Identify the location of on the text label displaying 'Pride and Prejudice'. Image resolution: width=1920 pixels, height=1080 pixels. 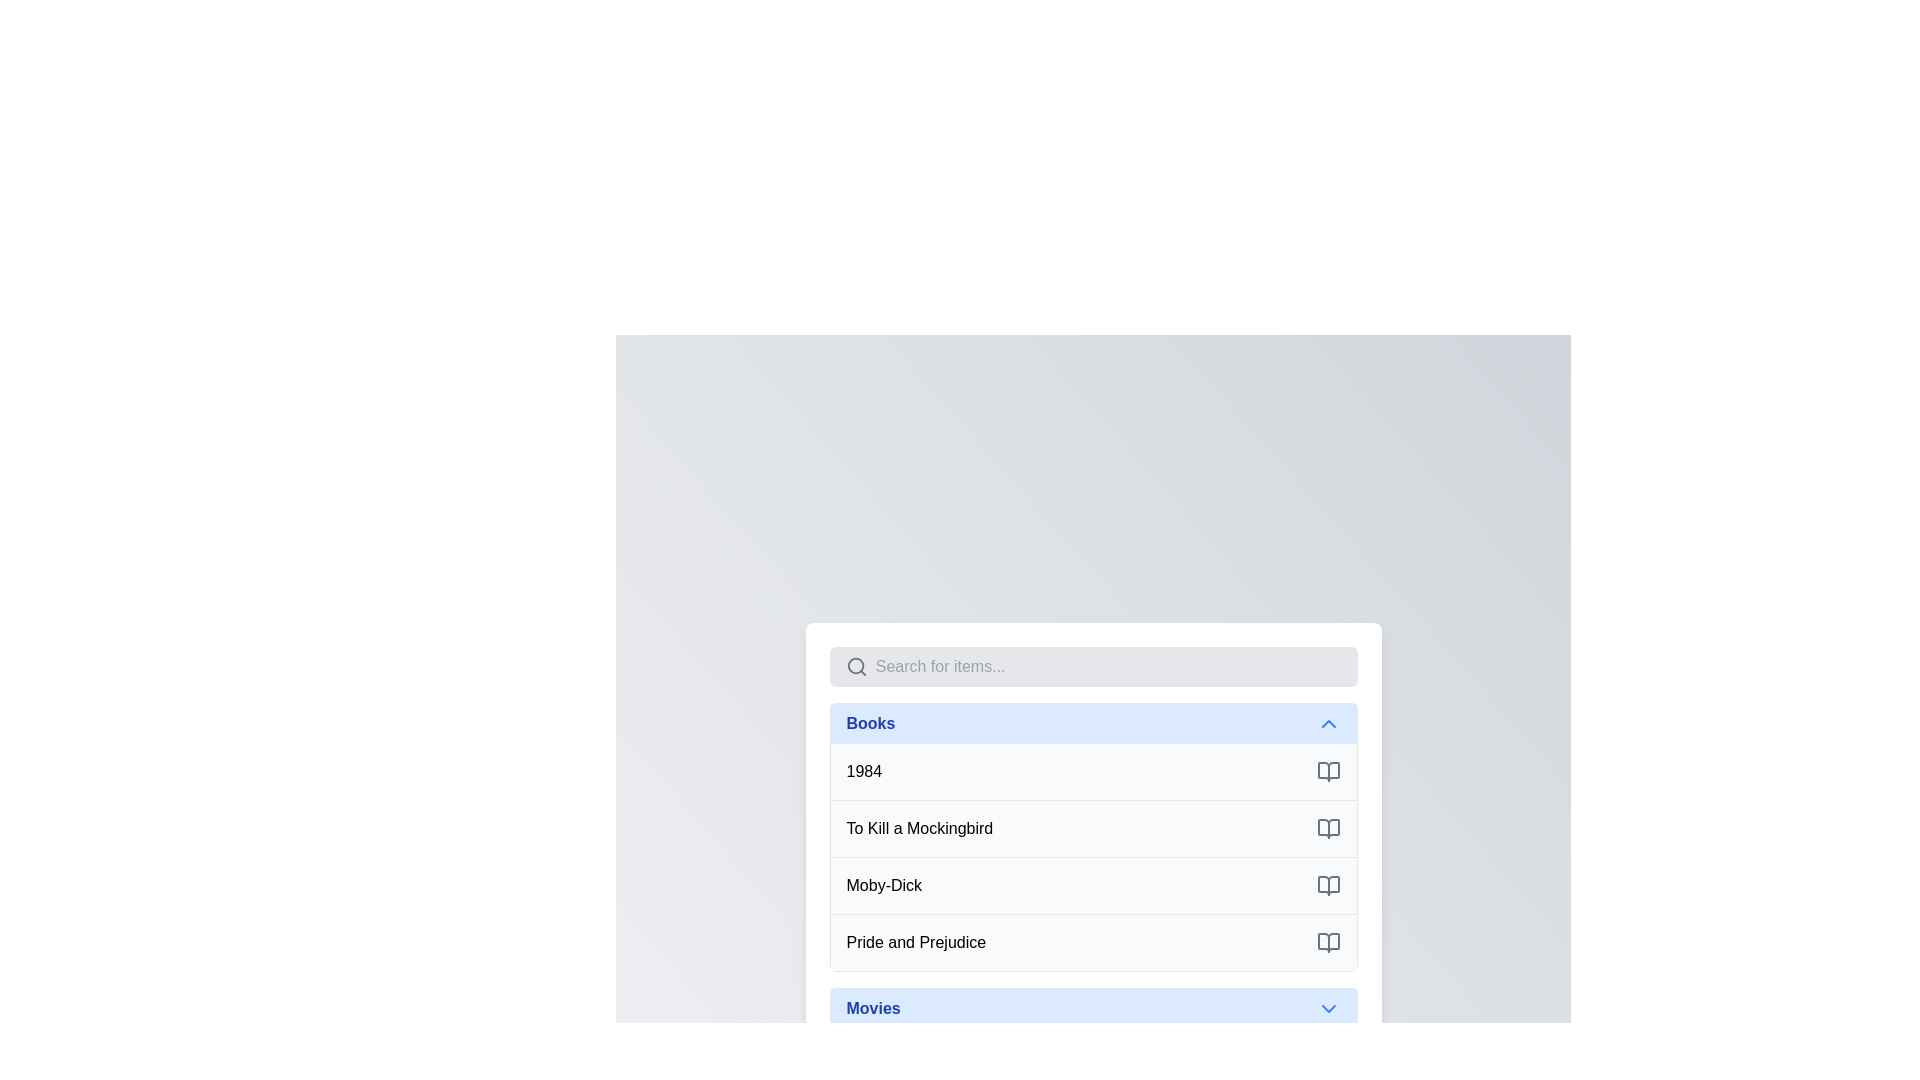
(915, 942).